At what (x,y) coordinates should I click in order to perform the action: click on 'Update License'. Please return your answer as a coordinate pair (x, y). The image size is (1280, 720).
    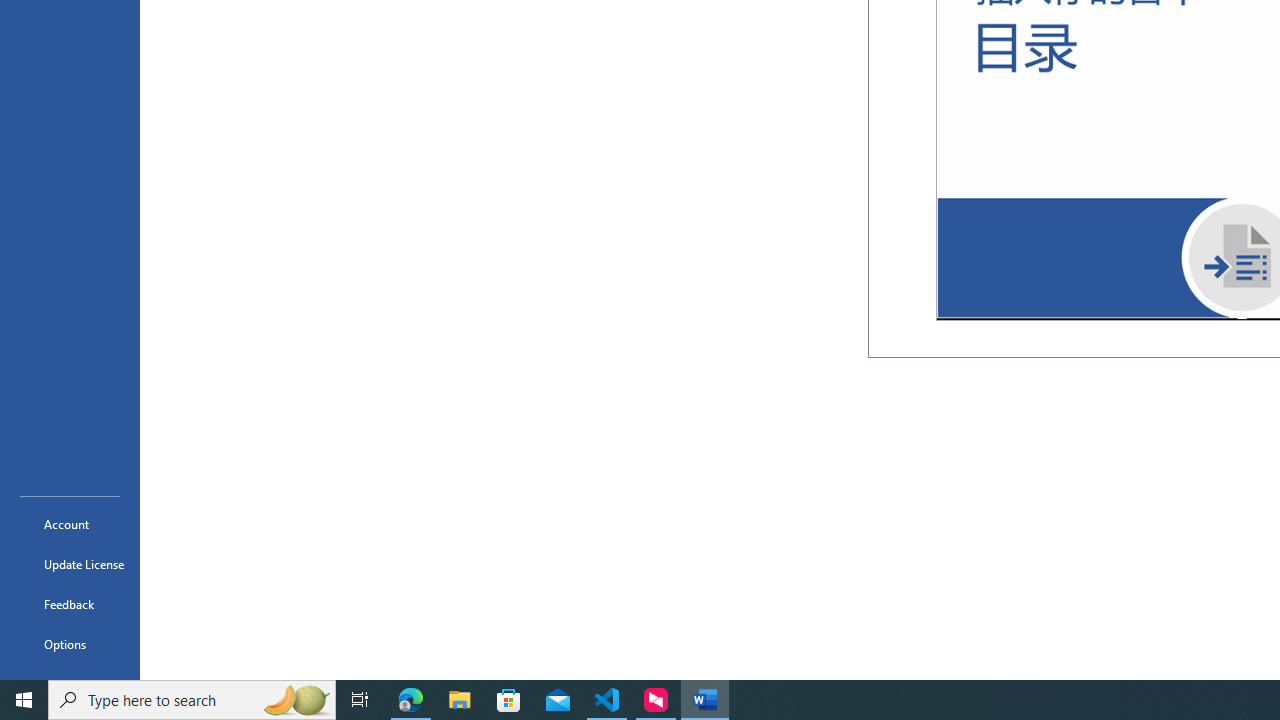
    Looking at the image, I should click on (69, 564).